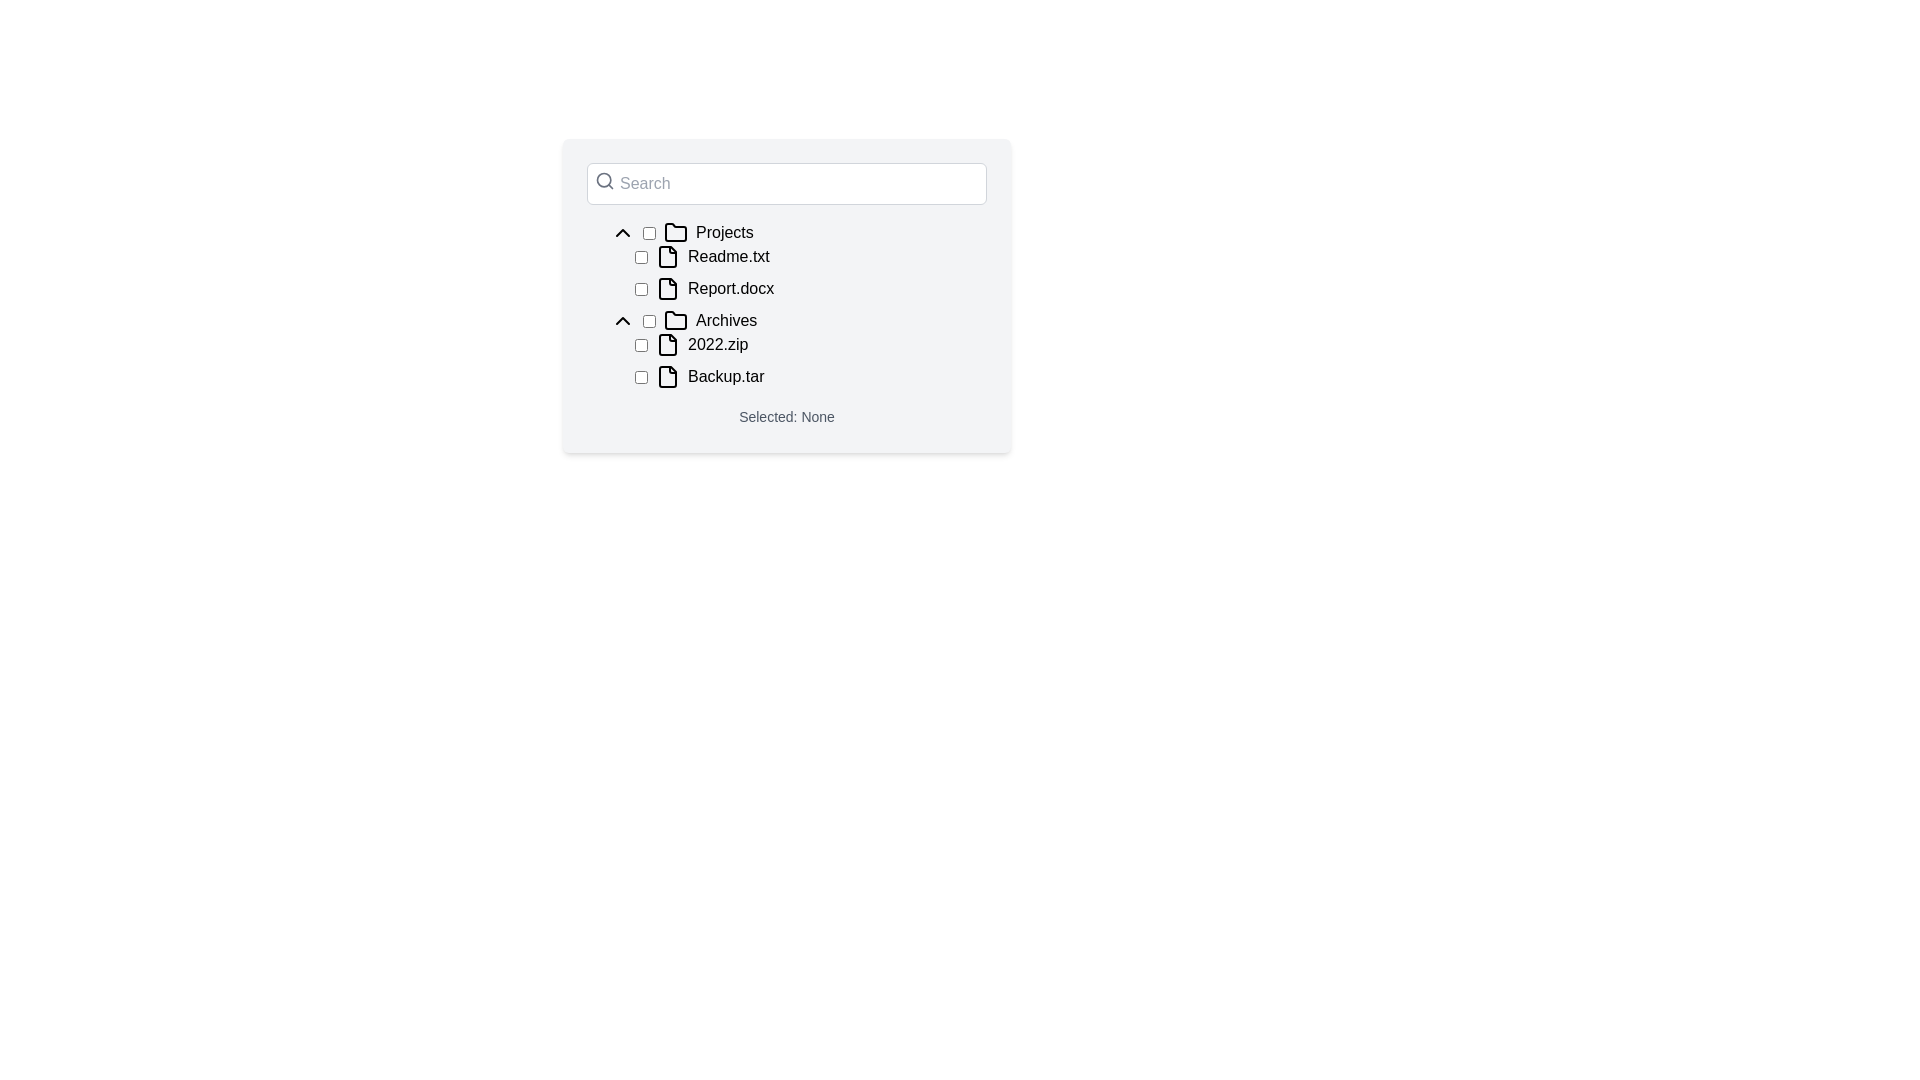 The height and width of the screenshot is (1080, 1920). Describe the element at coordinates (797, 319) in the screenshot. I see `the checkbox in the 'Archives' folder row` at that location.